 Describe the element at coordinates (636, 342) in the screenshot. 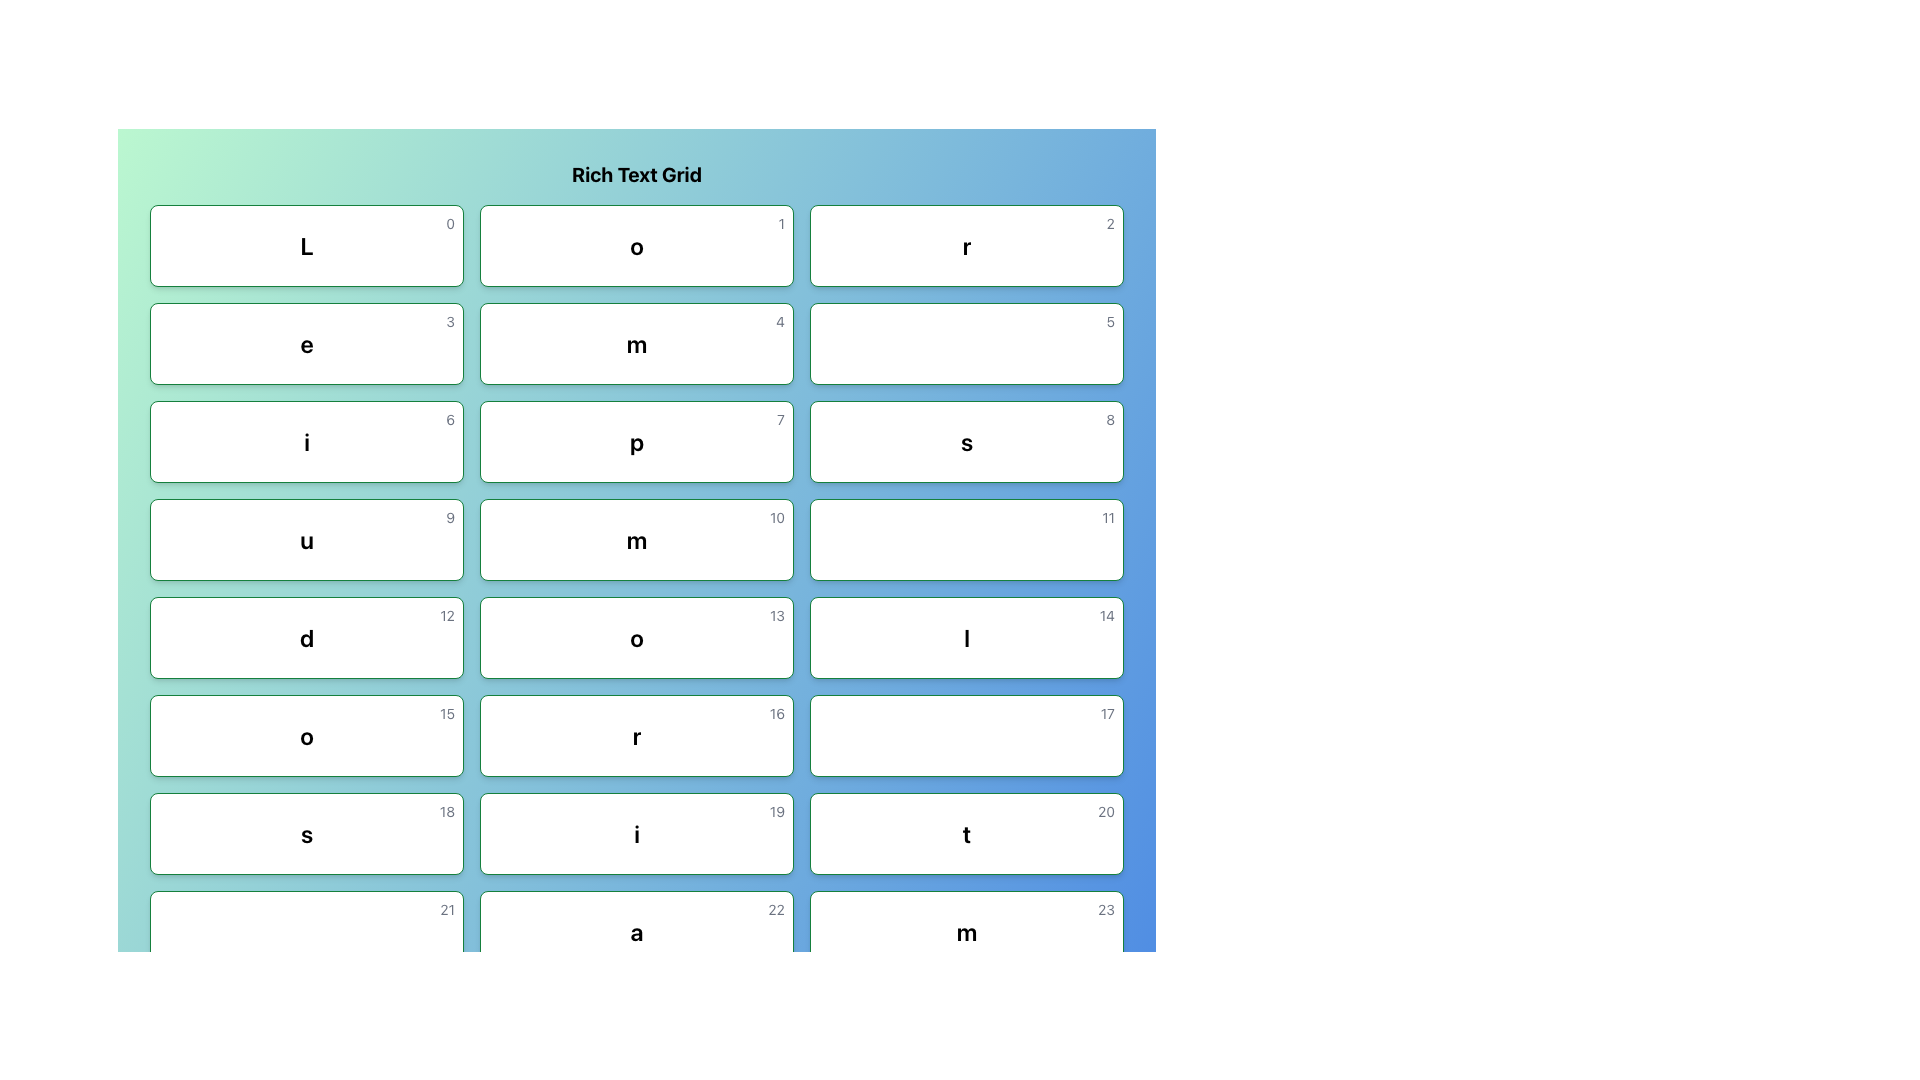

I see `the static text component displaying the letter 'm' in bold, large font, located in the fourth cell of a grid layout, bordered in green with a white background` at that location.